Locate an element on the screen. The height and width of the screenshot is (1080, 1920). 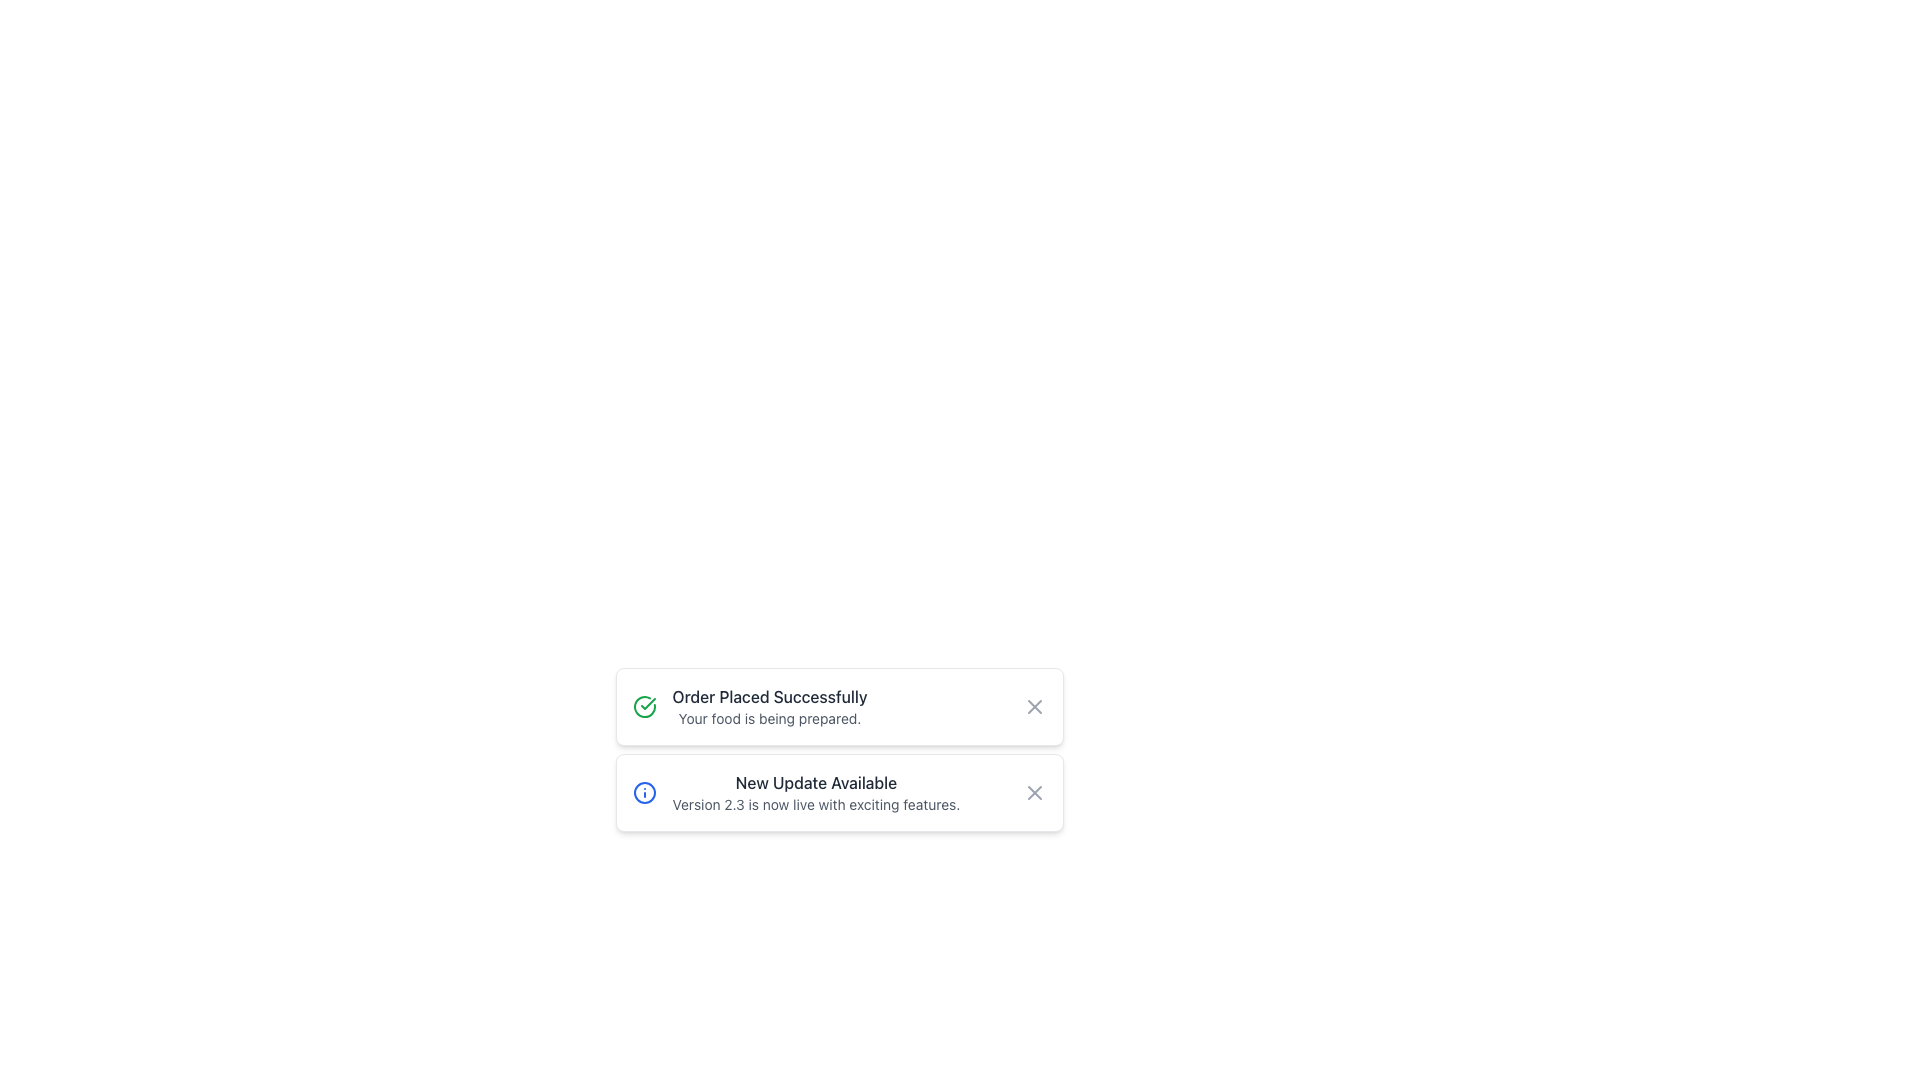
the close button located at the top-right of the notification box that dismisses the message 'New Update Available Version 2.3 is now live with exciting features.' is located at coordinates (1034, 792).